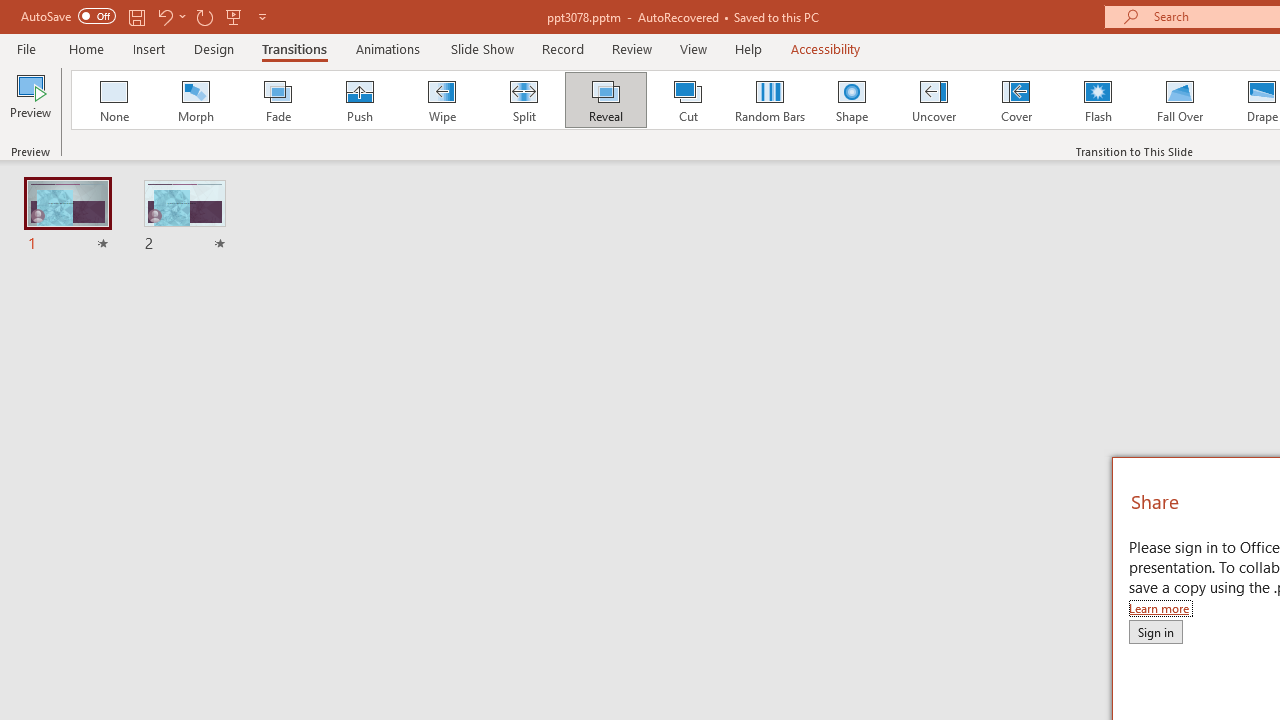 This screenshot has height=720, width=1280. What do you see at coordinates (769, 100) in the screenshot?
I see `'Random Bars'` at bounding box center [769, 100].